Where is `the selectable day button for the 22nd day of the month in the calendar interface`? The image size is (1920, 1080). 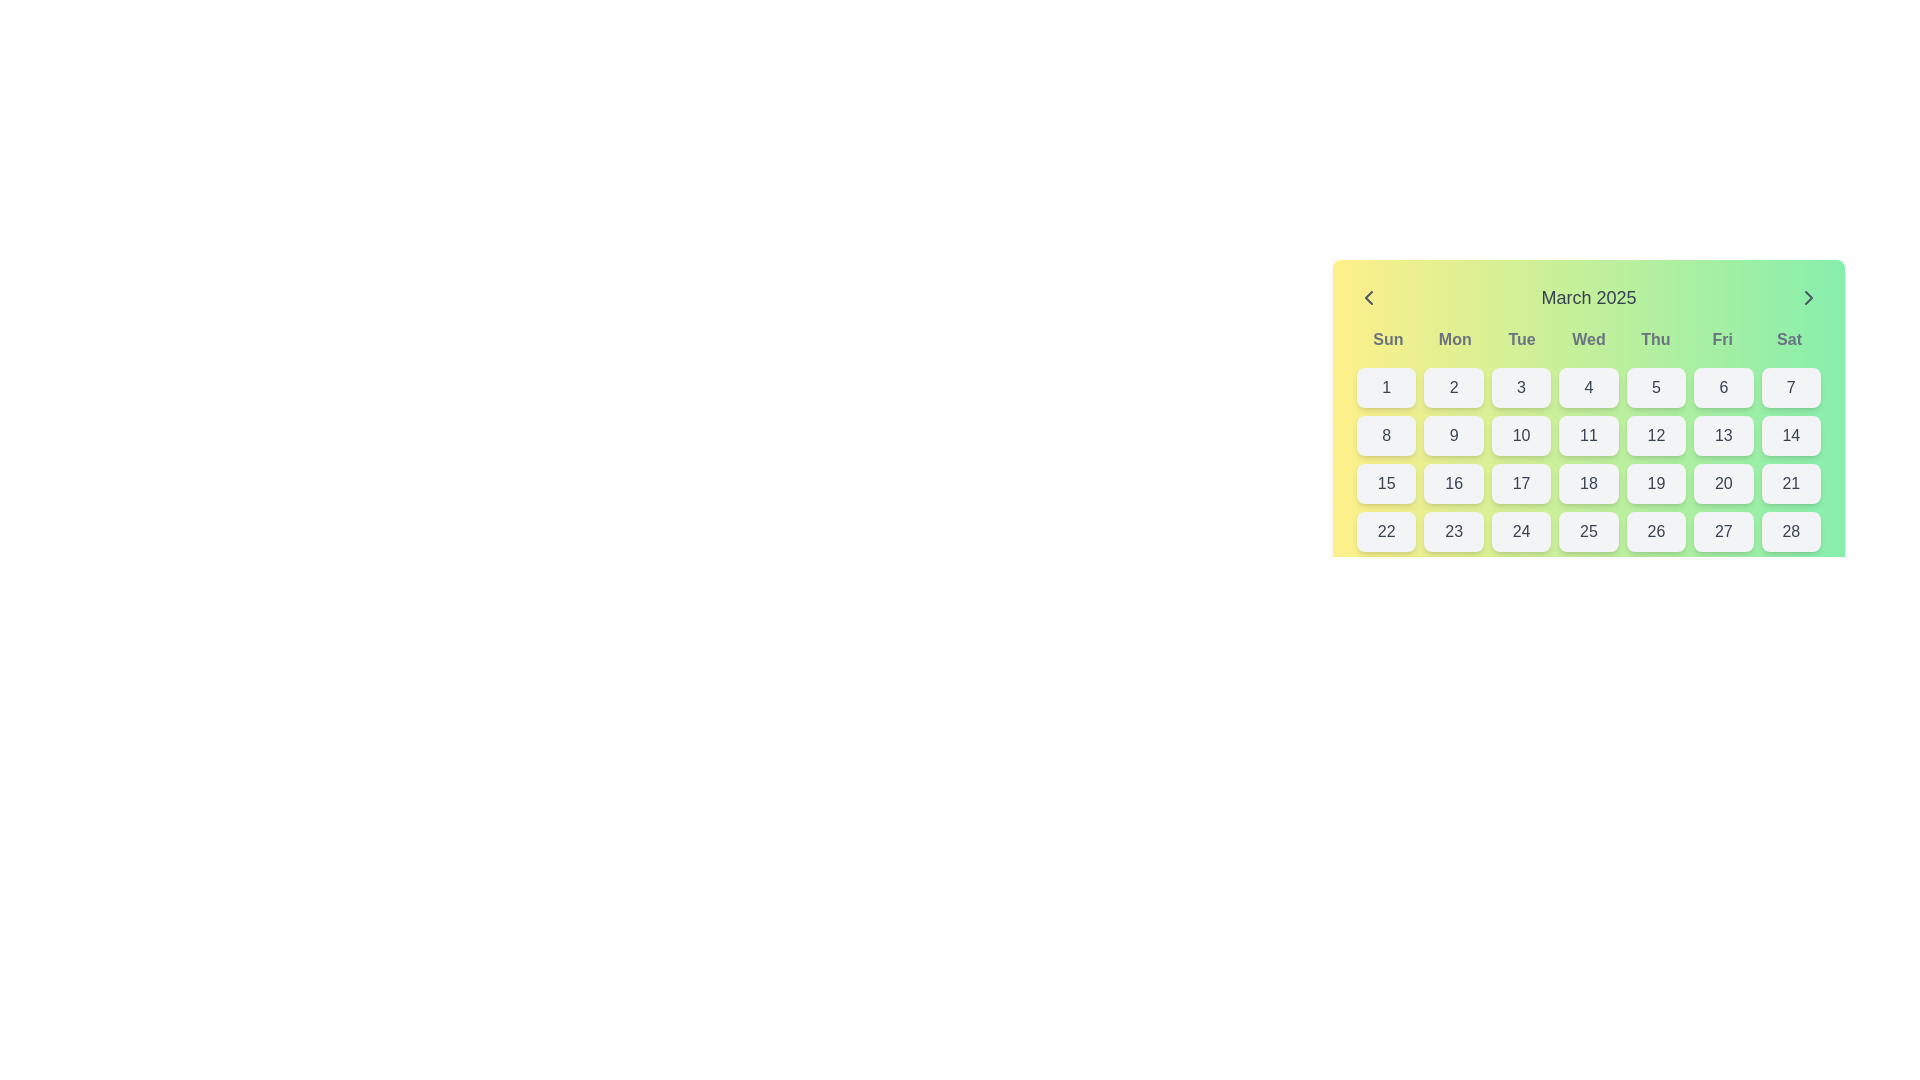 the selectable day button for the 22nd day of the month in the calendar interface is located at coordinates (1385, 531).